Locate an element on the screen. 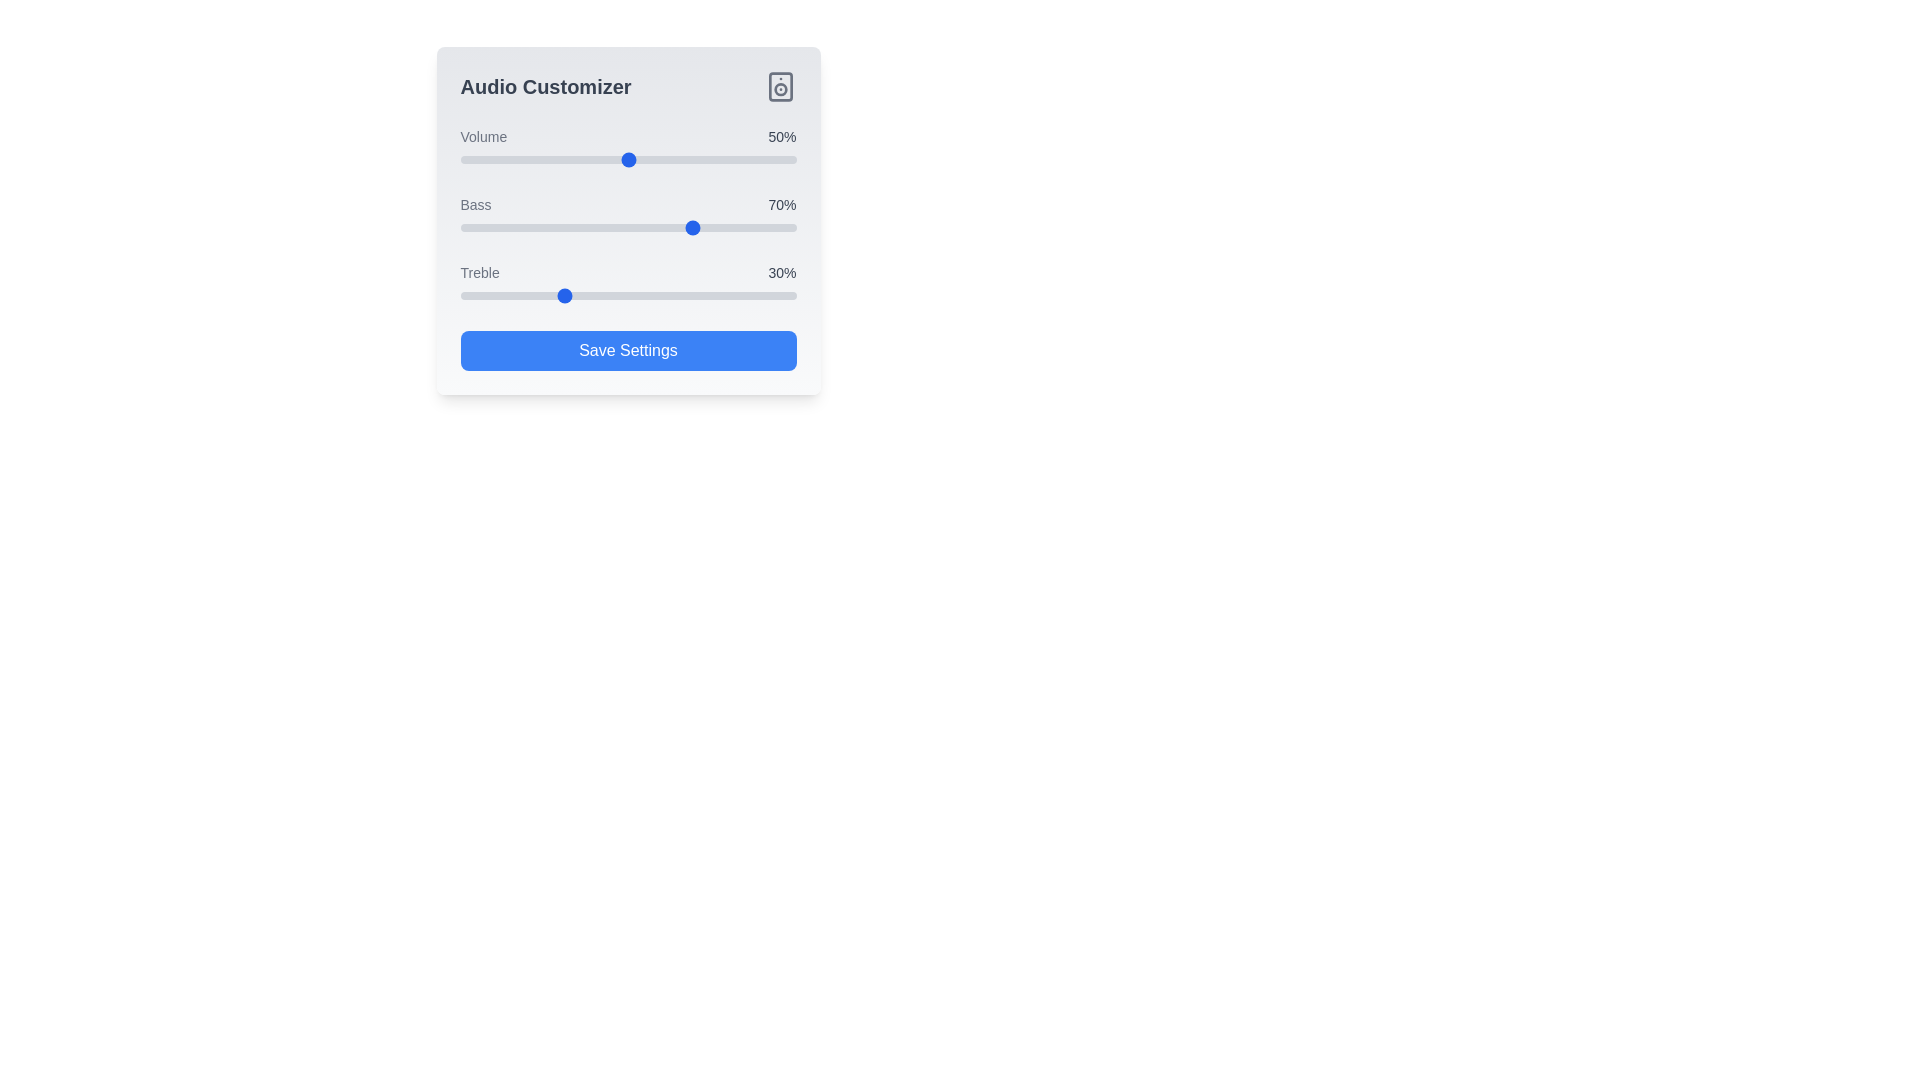 The image size is (1920, 1080). the treble slider to set the treble level to 54% is located at coordinates (641, 296).